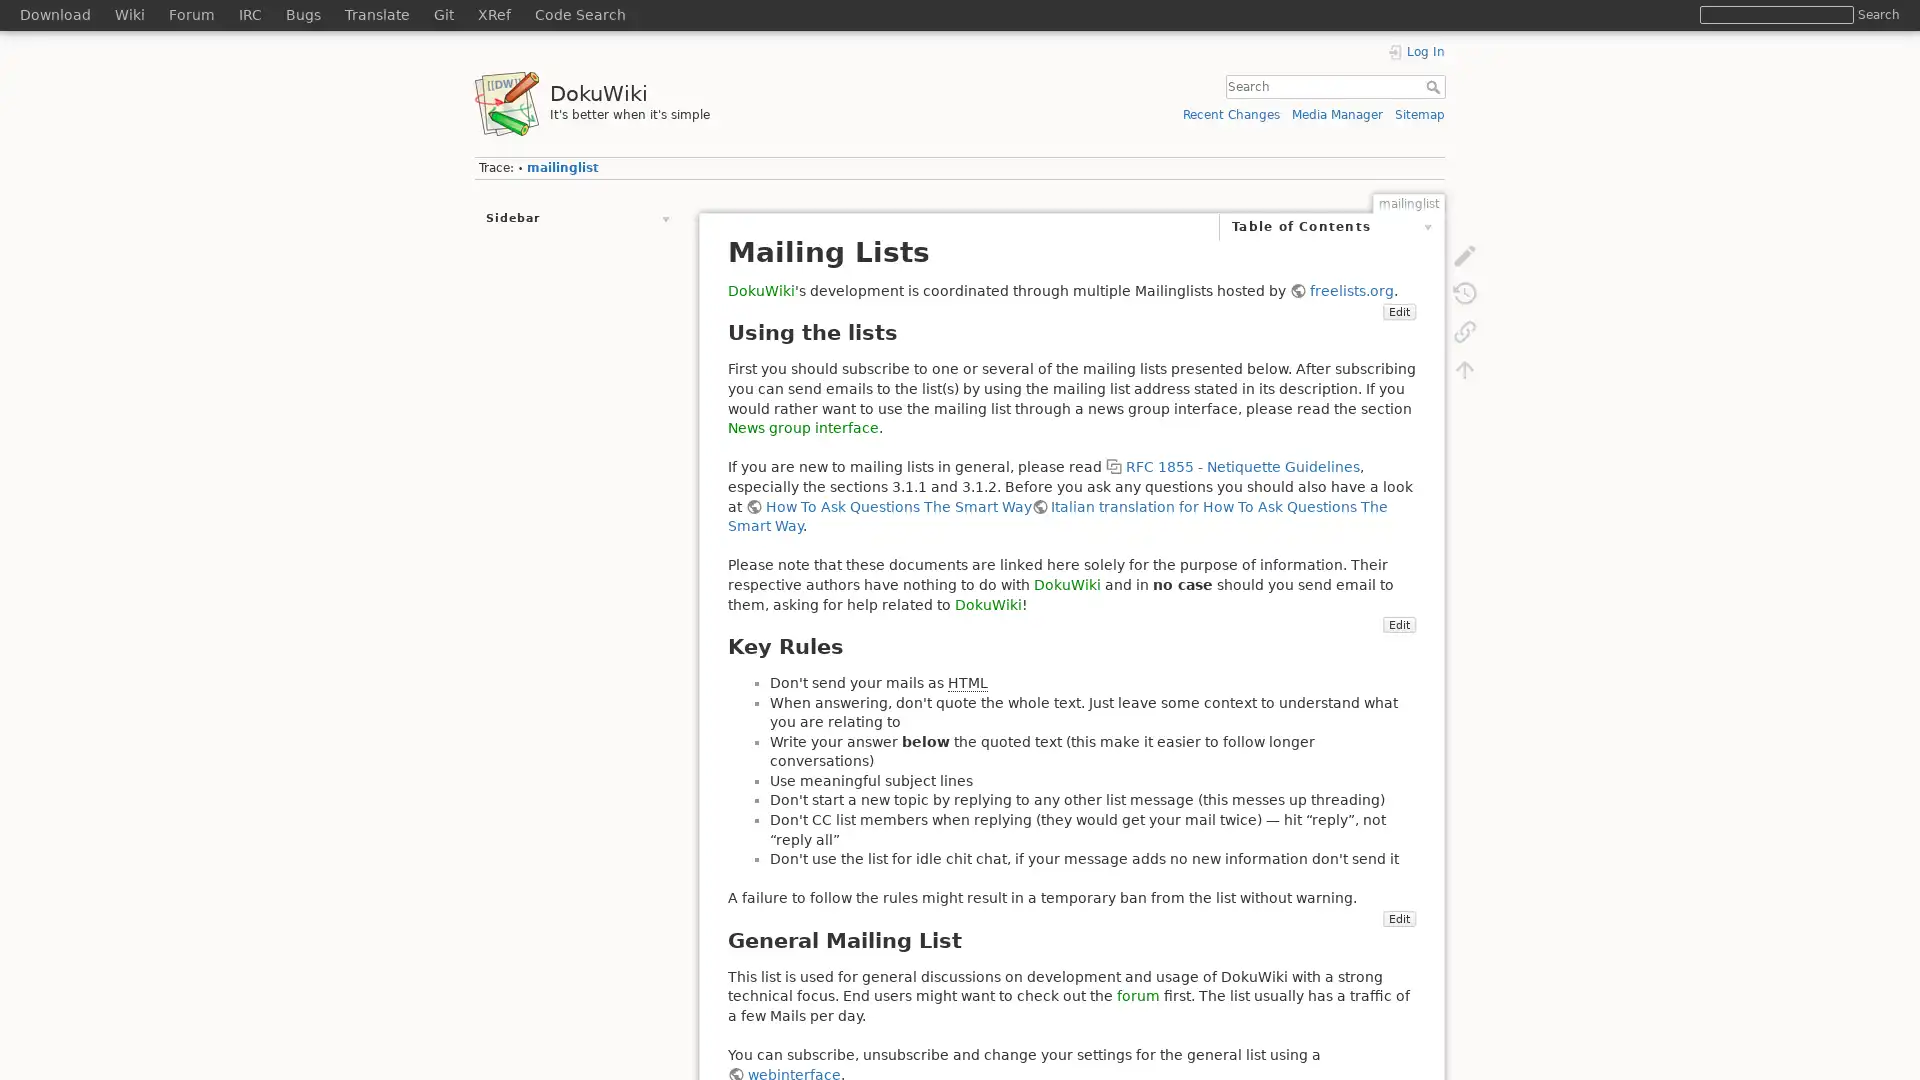 This screenshot has height=1080, width=1920. Describe the element at coordinates (1397, 956) in the screenshot. I see `Edit` at that location.